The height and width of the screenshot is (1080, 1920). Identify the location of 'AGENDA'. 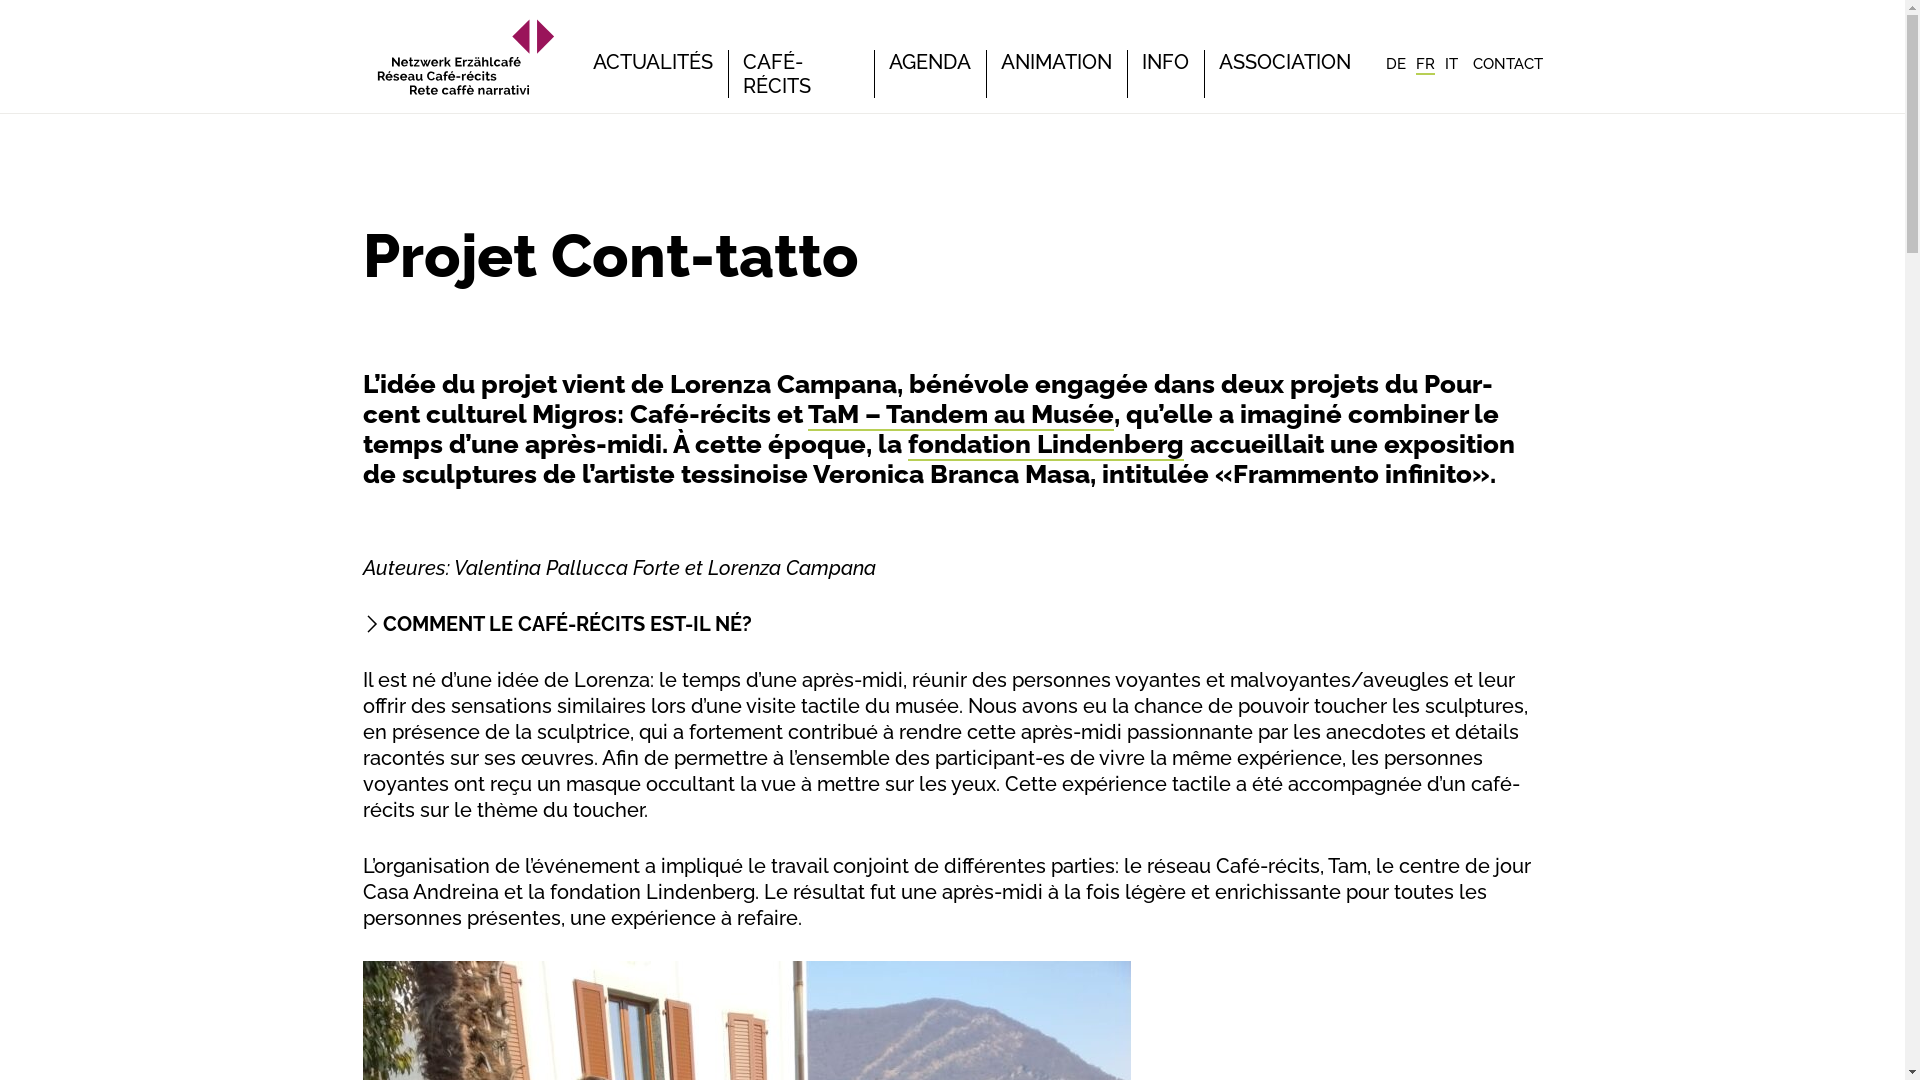
(887, 60).